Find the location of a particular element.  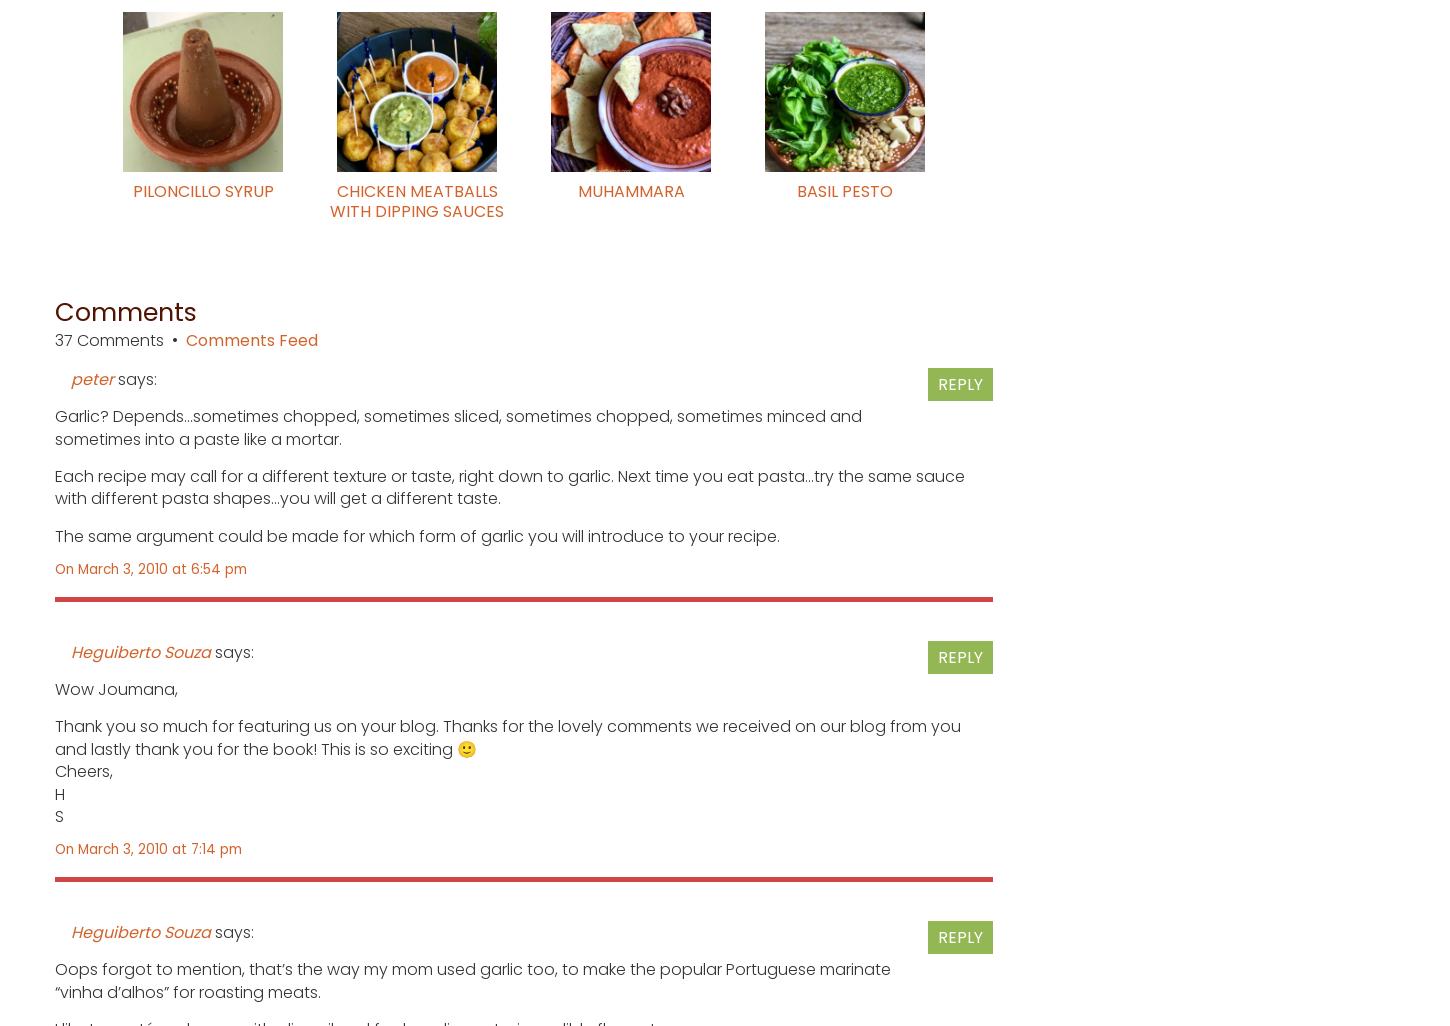

'Muhammara' is located at coordinates (629, 190).